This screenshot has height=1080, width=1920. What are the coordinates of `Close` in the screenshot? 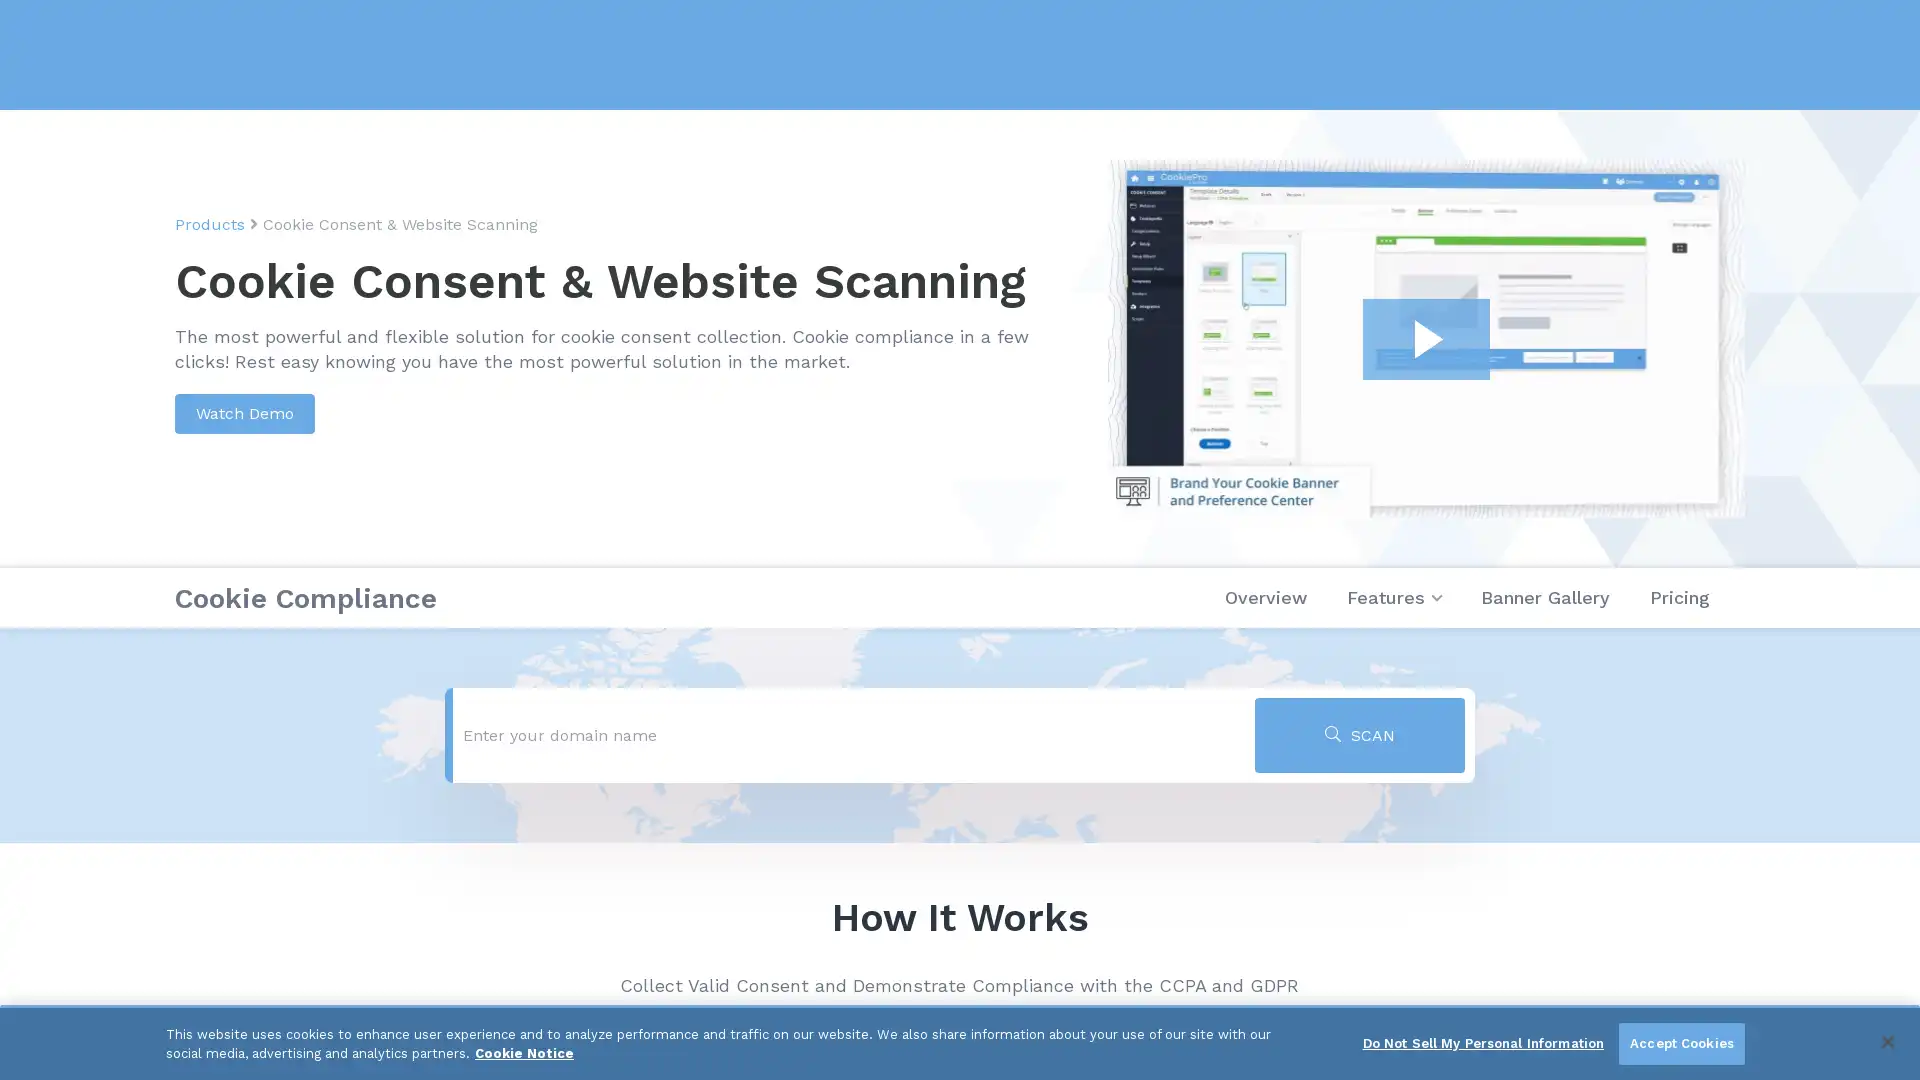 It's located at (1886, 1040).